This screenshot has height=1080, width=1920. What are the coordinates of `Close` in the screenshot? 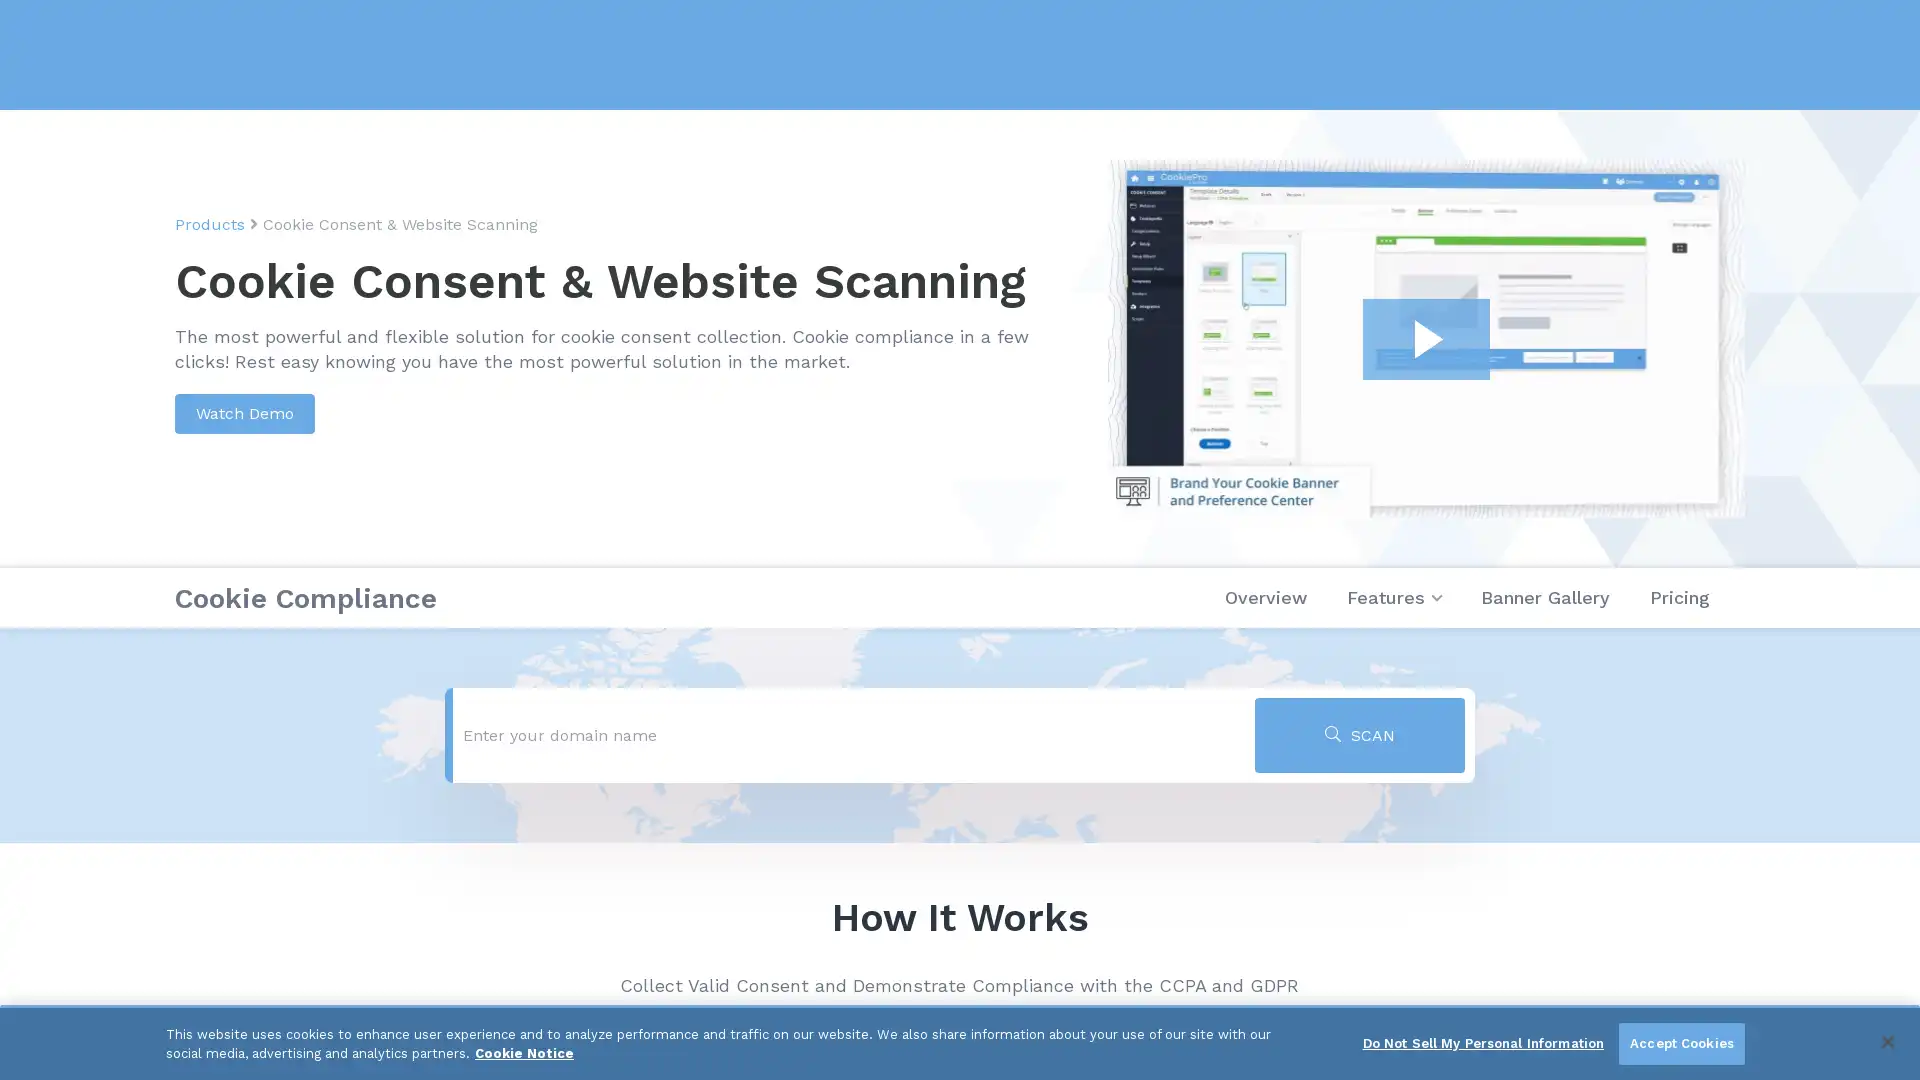 It's located at (1886, 1040).